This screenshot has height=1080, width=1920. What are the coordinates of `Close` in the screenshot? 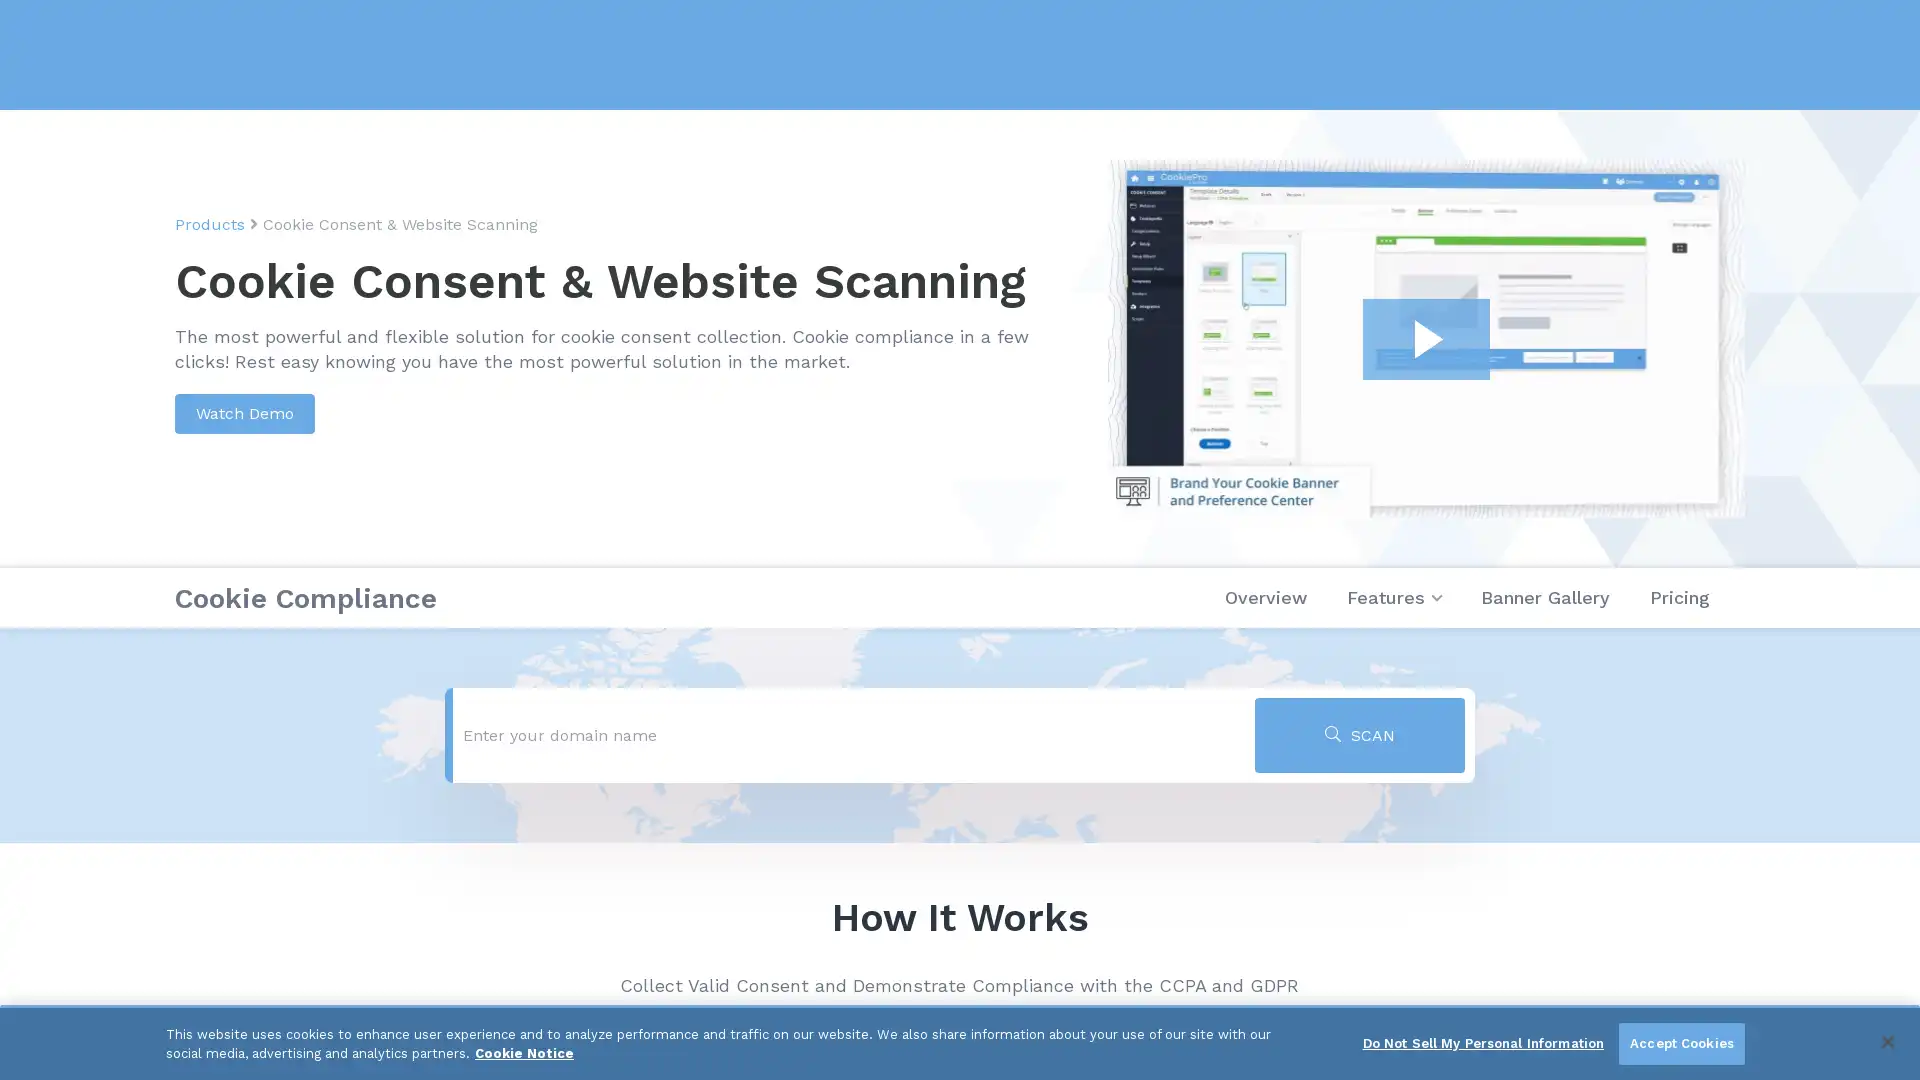 It's located at (1886, 1040).